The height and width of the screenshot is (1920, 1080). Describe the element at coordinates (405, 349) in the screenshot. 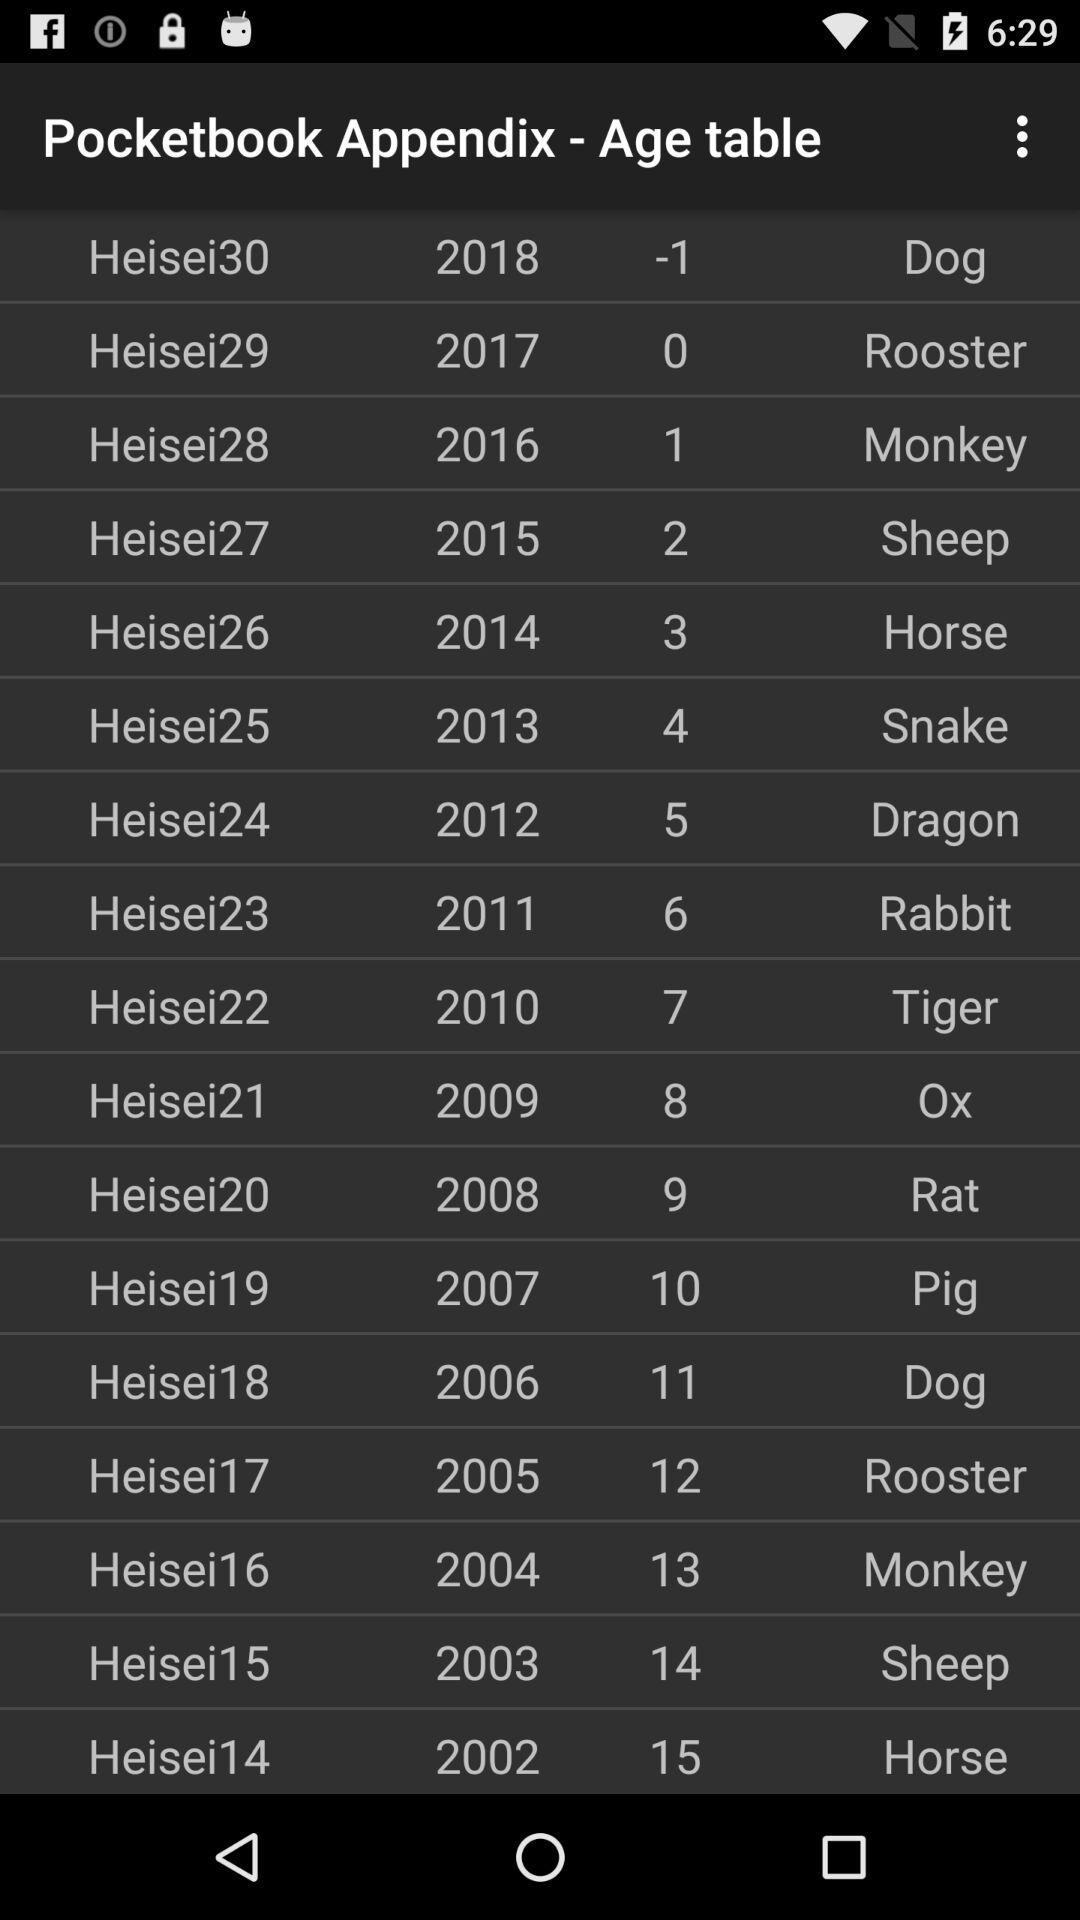

I see `the app next to the 0 icon` at that location.